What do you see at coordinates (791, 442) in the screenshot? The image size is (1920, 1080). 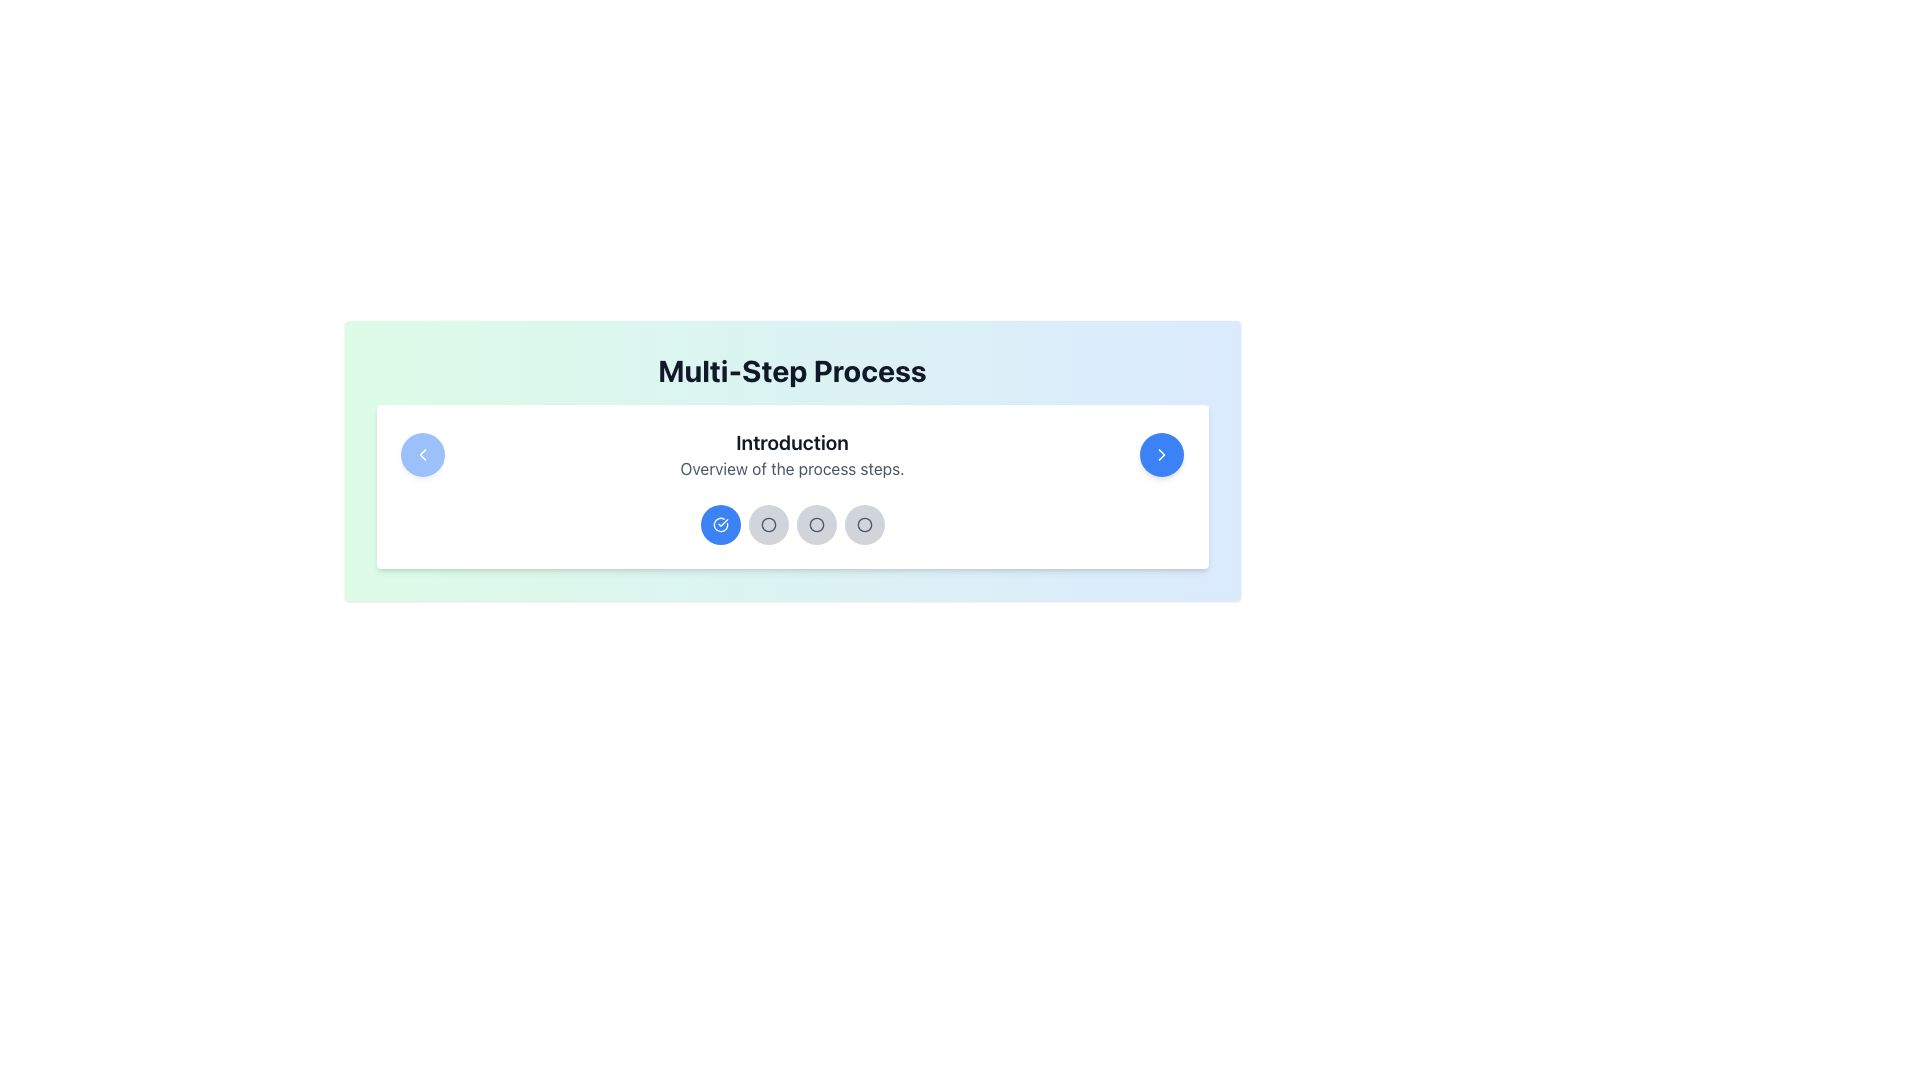 I see `bold text titled 'Introduction' located at the top center of the white rectangular card` at bounding box center [791, 442].